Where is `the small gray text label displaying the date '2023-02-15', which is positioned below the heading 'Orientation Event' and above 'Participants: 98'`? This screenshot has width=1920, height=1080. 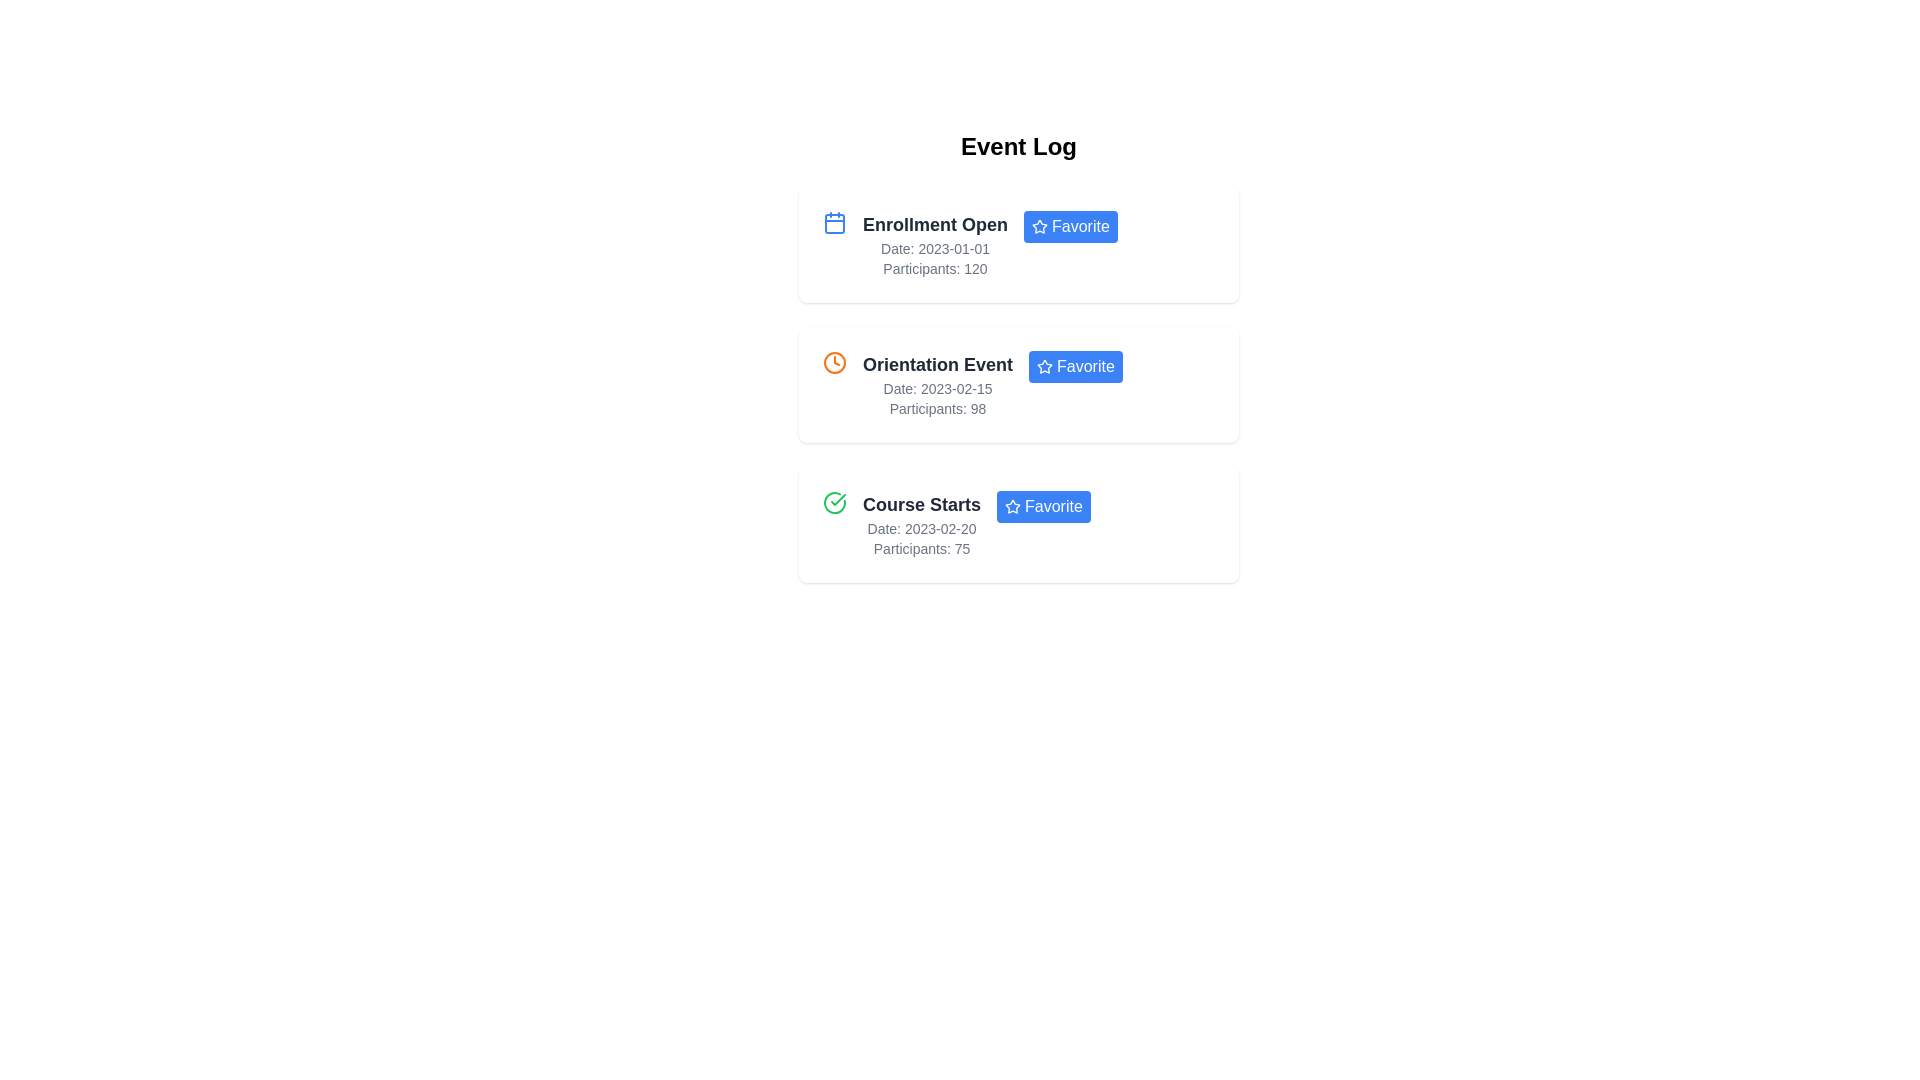 the small gray text label displaying the date '2023-02-15', which is positioned below the heading 'Orientation Event' and above 'Participants: 98' is located at coordinates (937, 389).